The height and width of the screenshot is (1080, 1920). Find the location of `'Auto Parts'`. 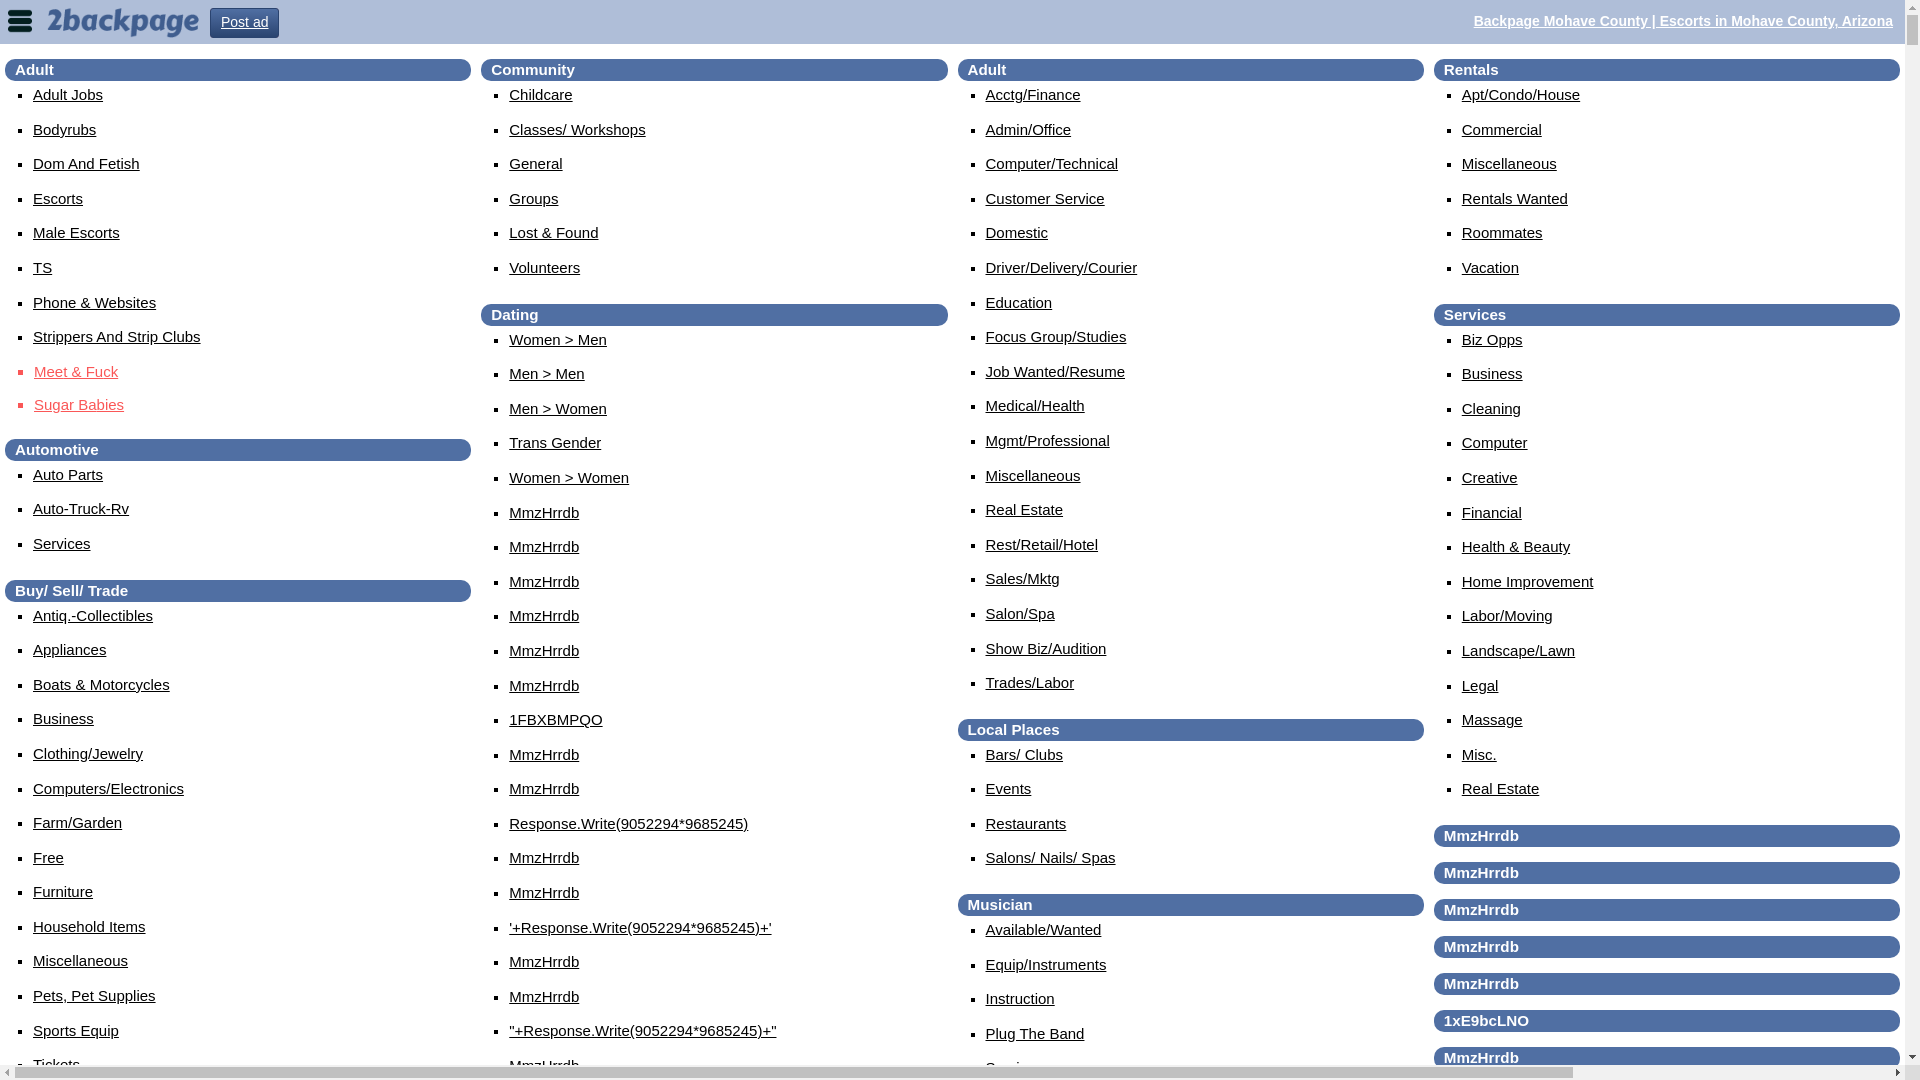

'Auto Parts' is located at coordinates (67, 474).